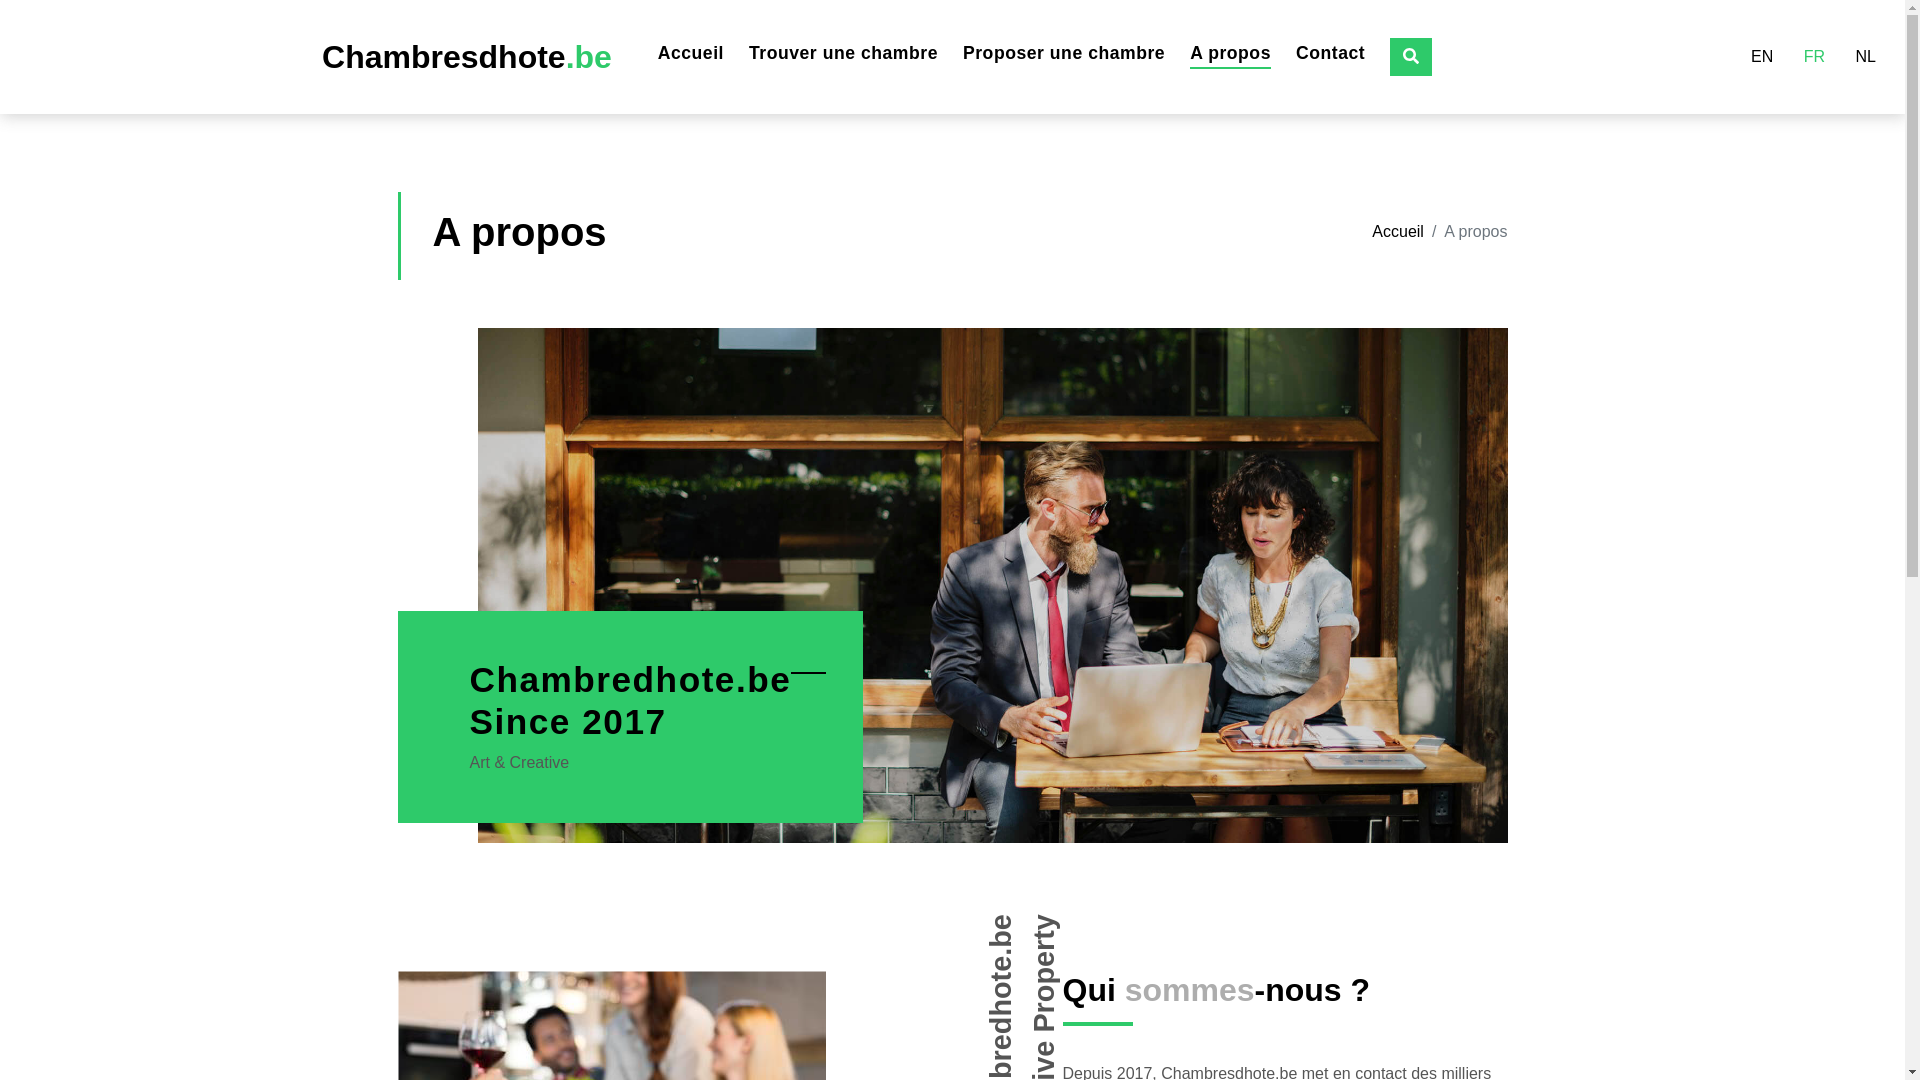 This screenshot has width=1920, height=1080. Describe the element at coordinates (843, 52) in the screenshot. I see `'Trouver une chambre'` at that location.